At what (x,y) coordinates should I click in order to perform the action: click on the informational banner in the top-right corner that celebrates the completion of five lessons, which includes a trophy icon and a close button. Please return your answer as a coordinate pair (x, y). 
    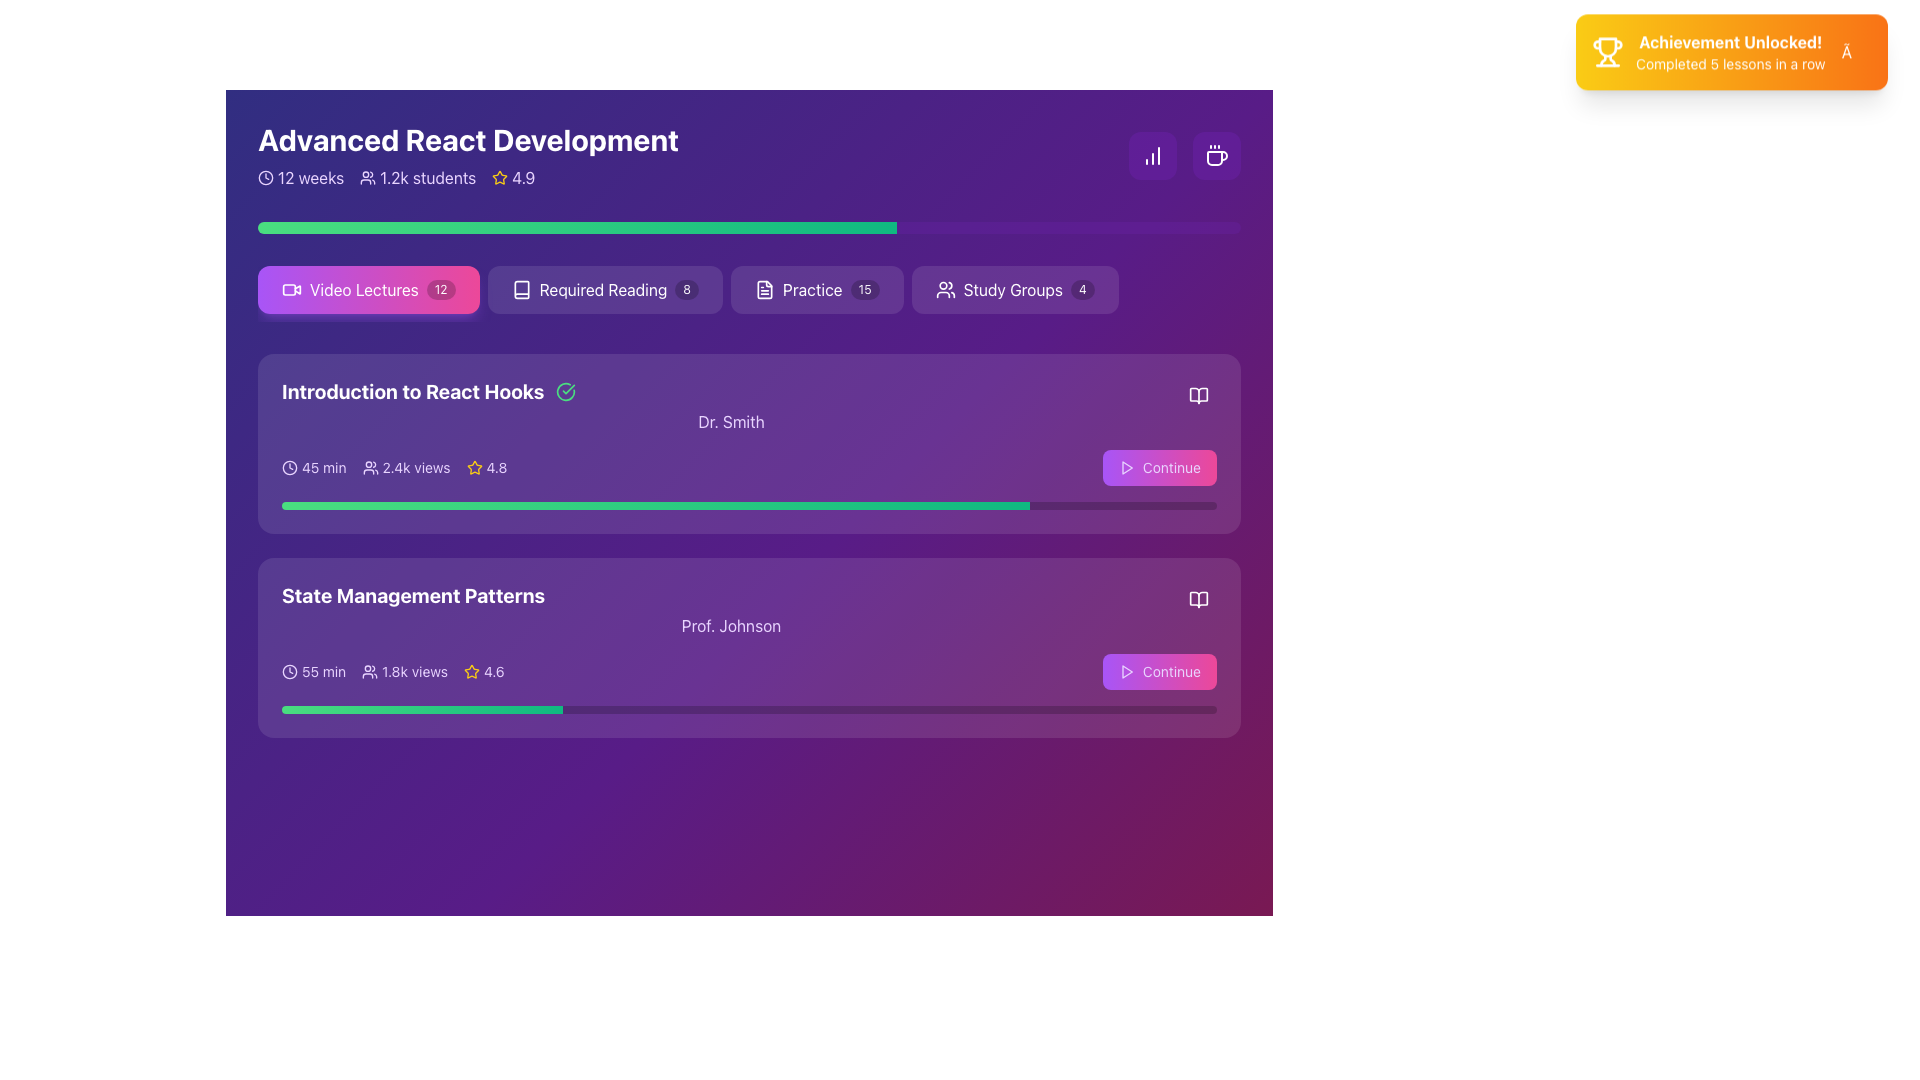
    Looking at the image, I should click on (1729, 59).